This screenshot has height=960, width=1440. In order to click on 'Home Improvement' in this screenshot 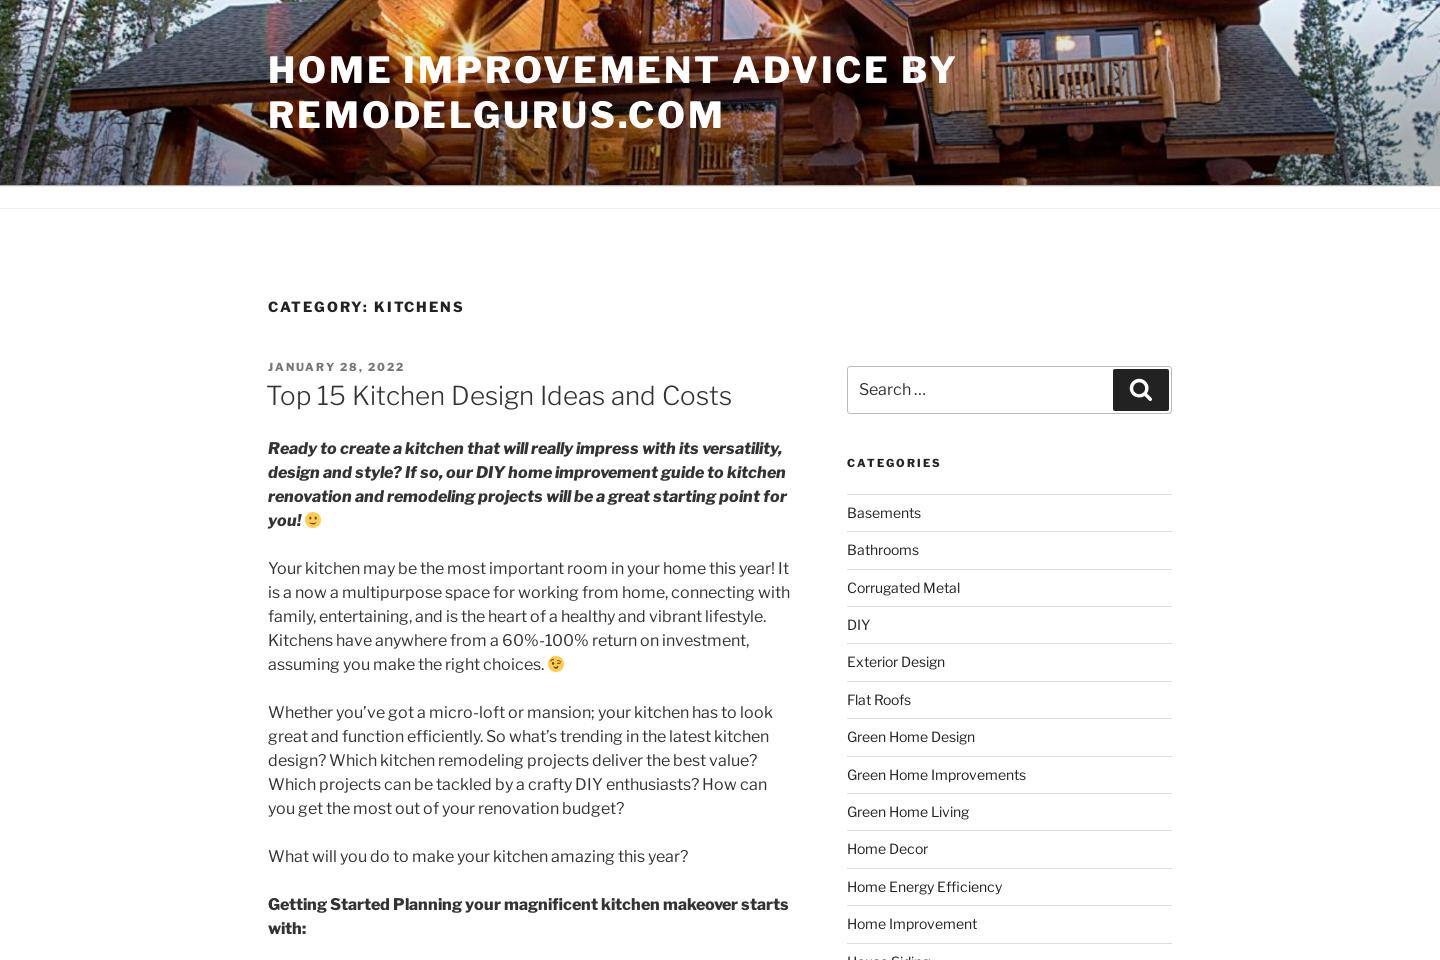, I will do `click(910, 923)`.